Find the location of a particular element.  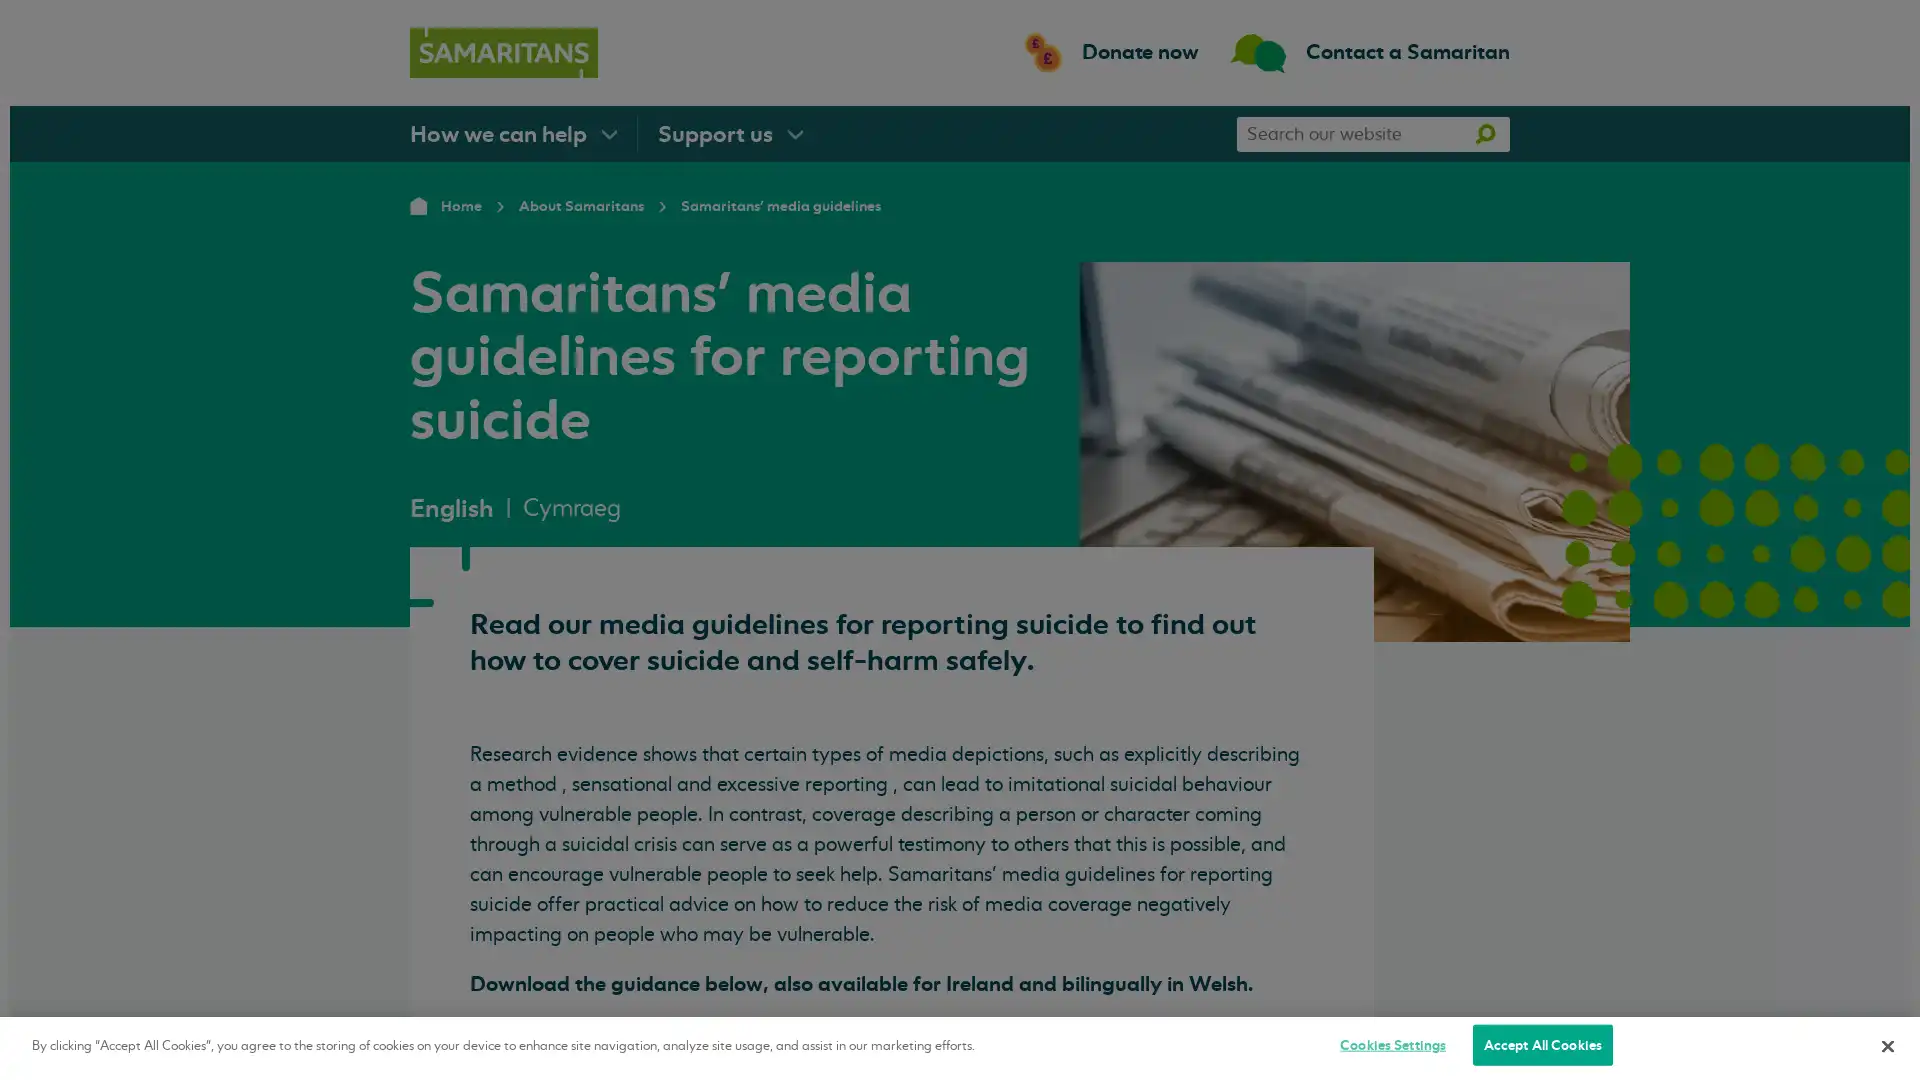

Close is located at coordinates (1886, 1044).